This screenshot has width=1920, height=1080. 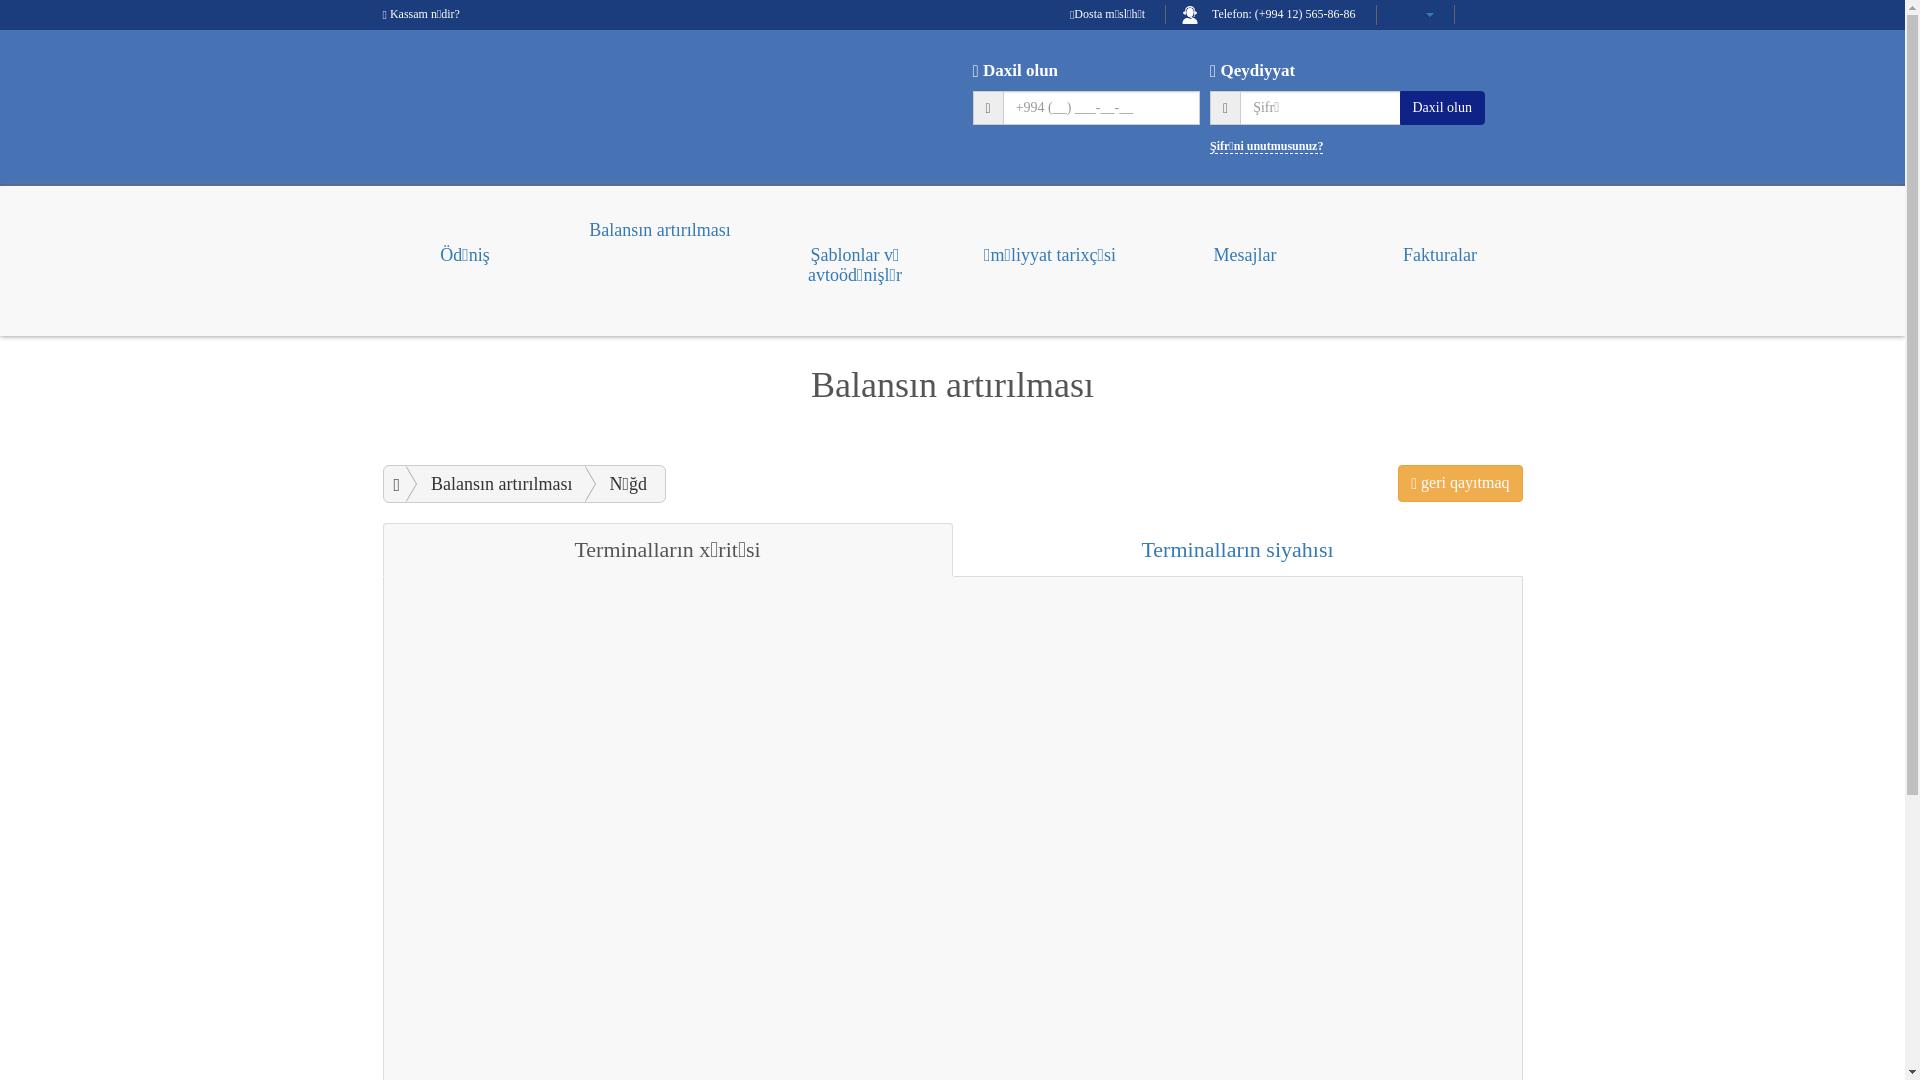 What do you see at coordinates (1243, 245) in the screenshot?
I see `'Mesajlar'` at bounding box center [1243, 245].